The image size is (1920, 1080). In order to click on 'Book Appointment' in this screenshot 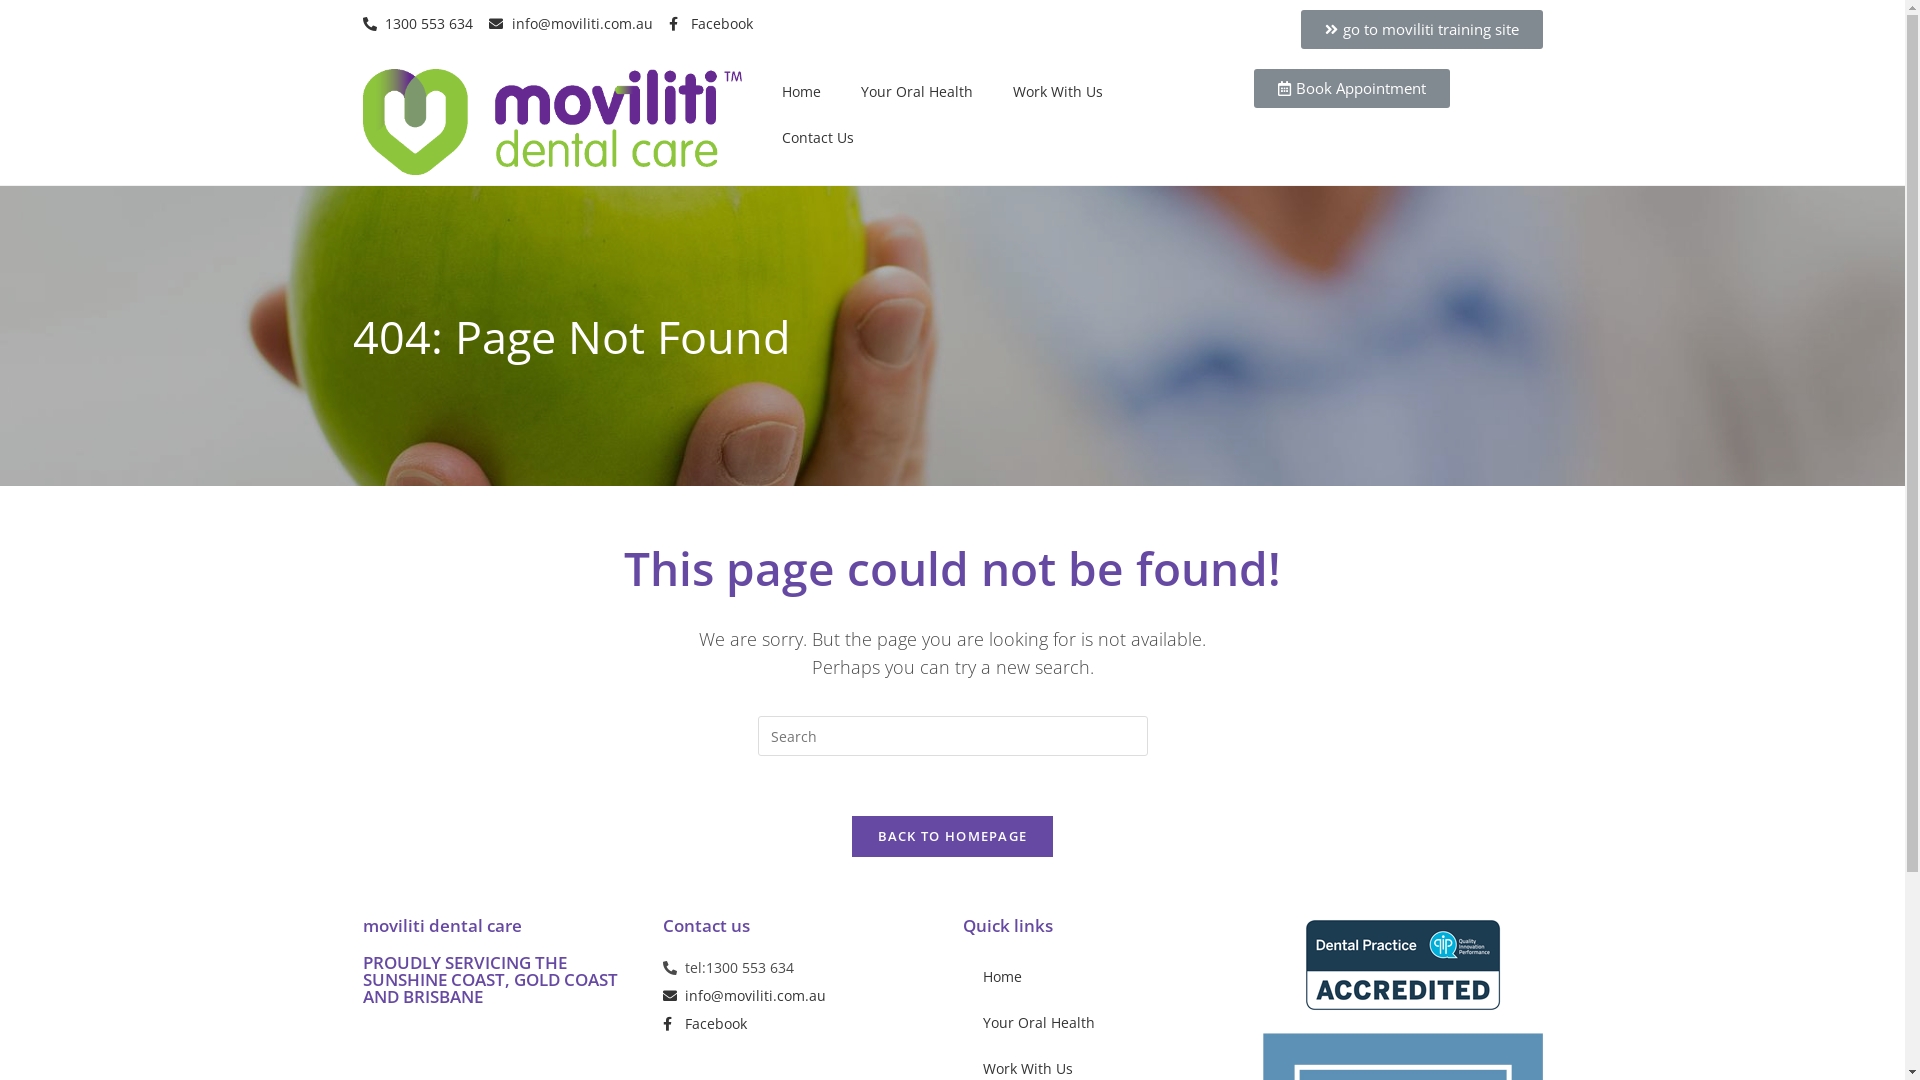, I will do `click(1352, 87)`.